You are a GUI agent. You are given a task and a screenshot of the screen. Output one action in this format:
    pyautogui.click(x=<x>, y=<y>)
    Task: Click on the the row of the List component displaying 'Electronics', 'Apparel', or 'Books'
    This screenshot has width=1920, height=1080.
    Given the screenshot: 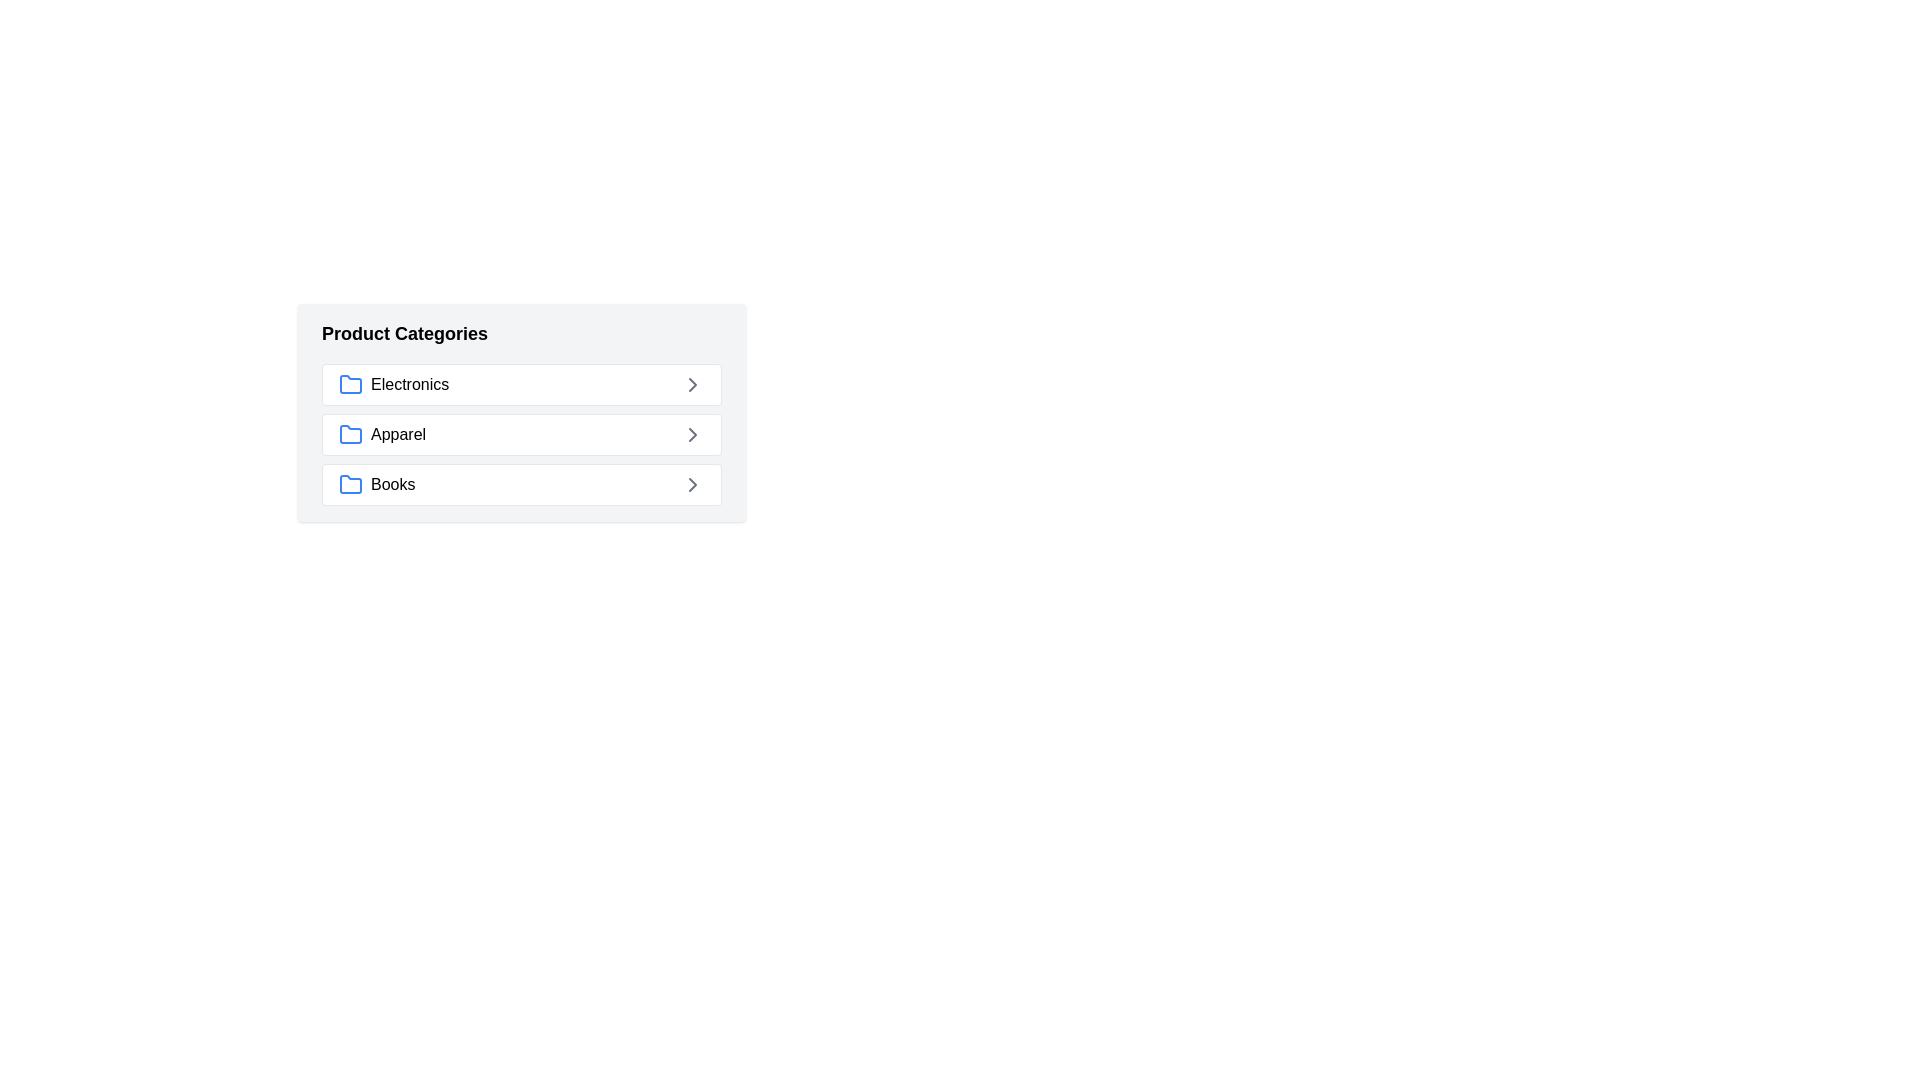 What is the action you would take?
    pyautogui.click(x=710, y=467)
    